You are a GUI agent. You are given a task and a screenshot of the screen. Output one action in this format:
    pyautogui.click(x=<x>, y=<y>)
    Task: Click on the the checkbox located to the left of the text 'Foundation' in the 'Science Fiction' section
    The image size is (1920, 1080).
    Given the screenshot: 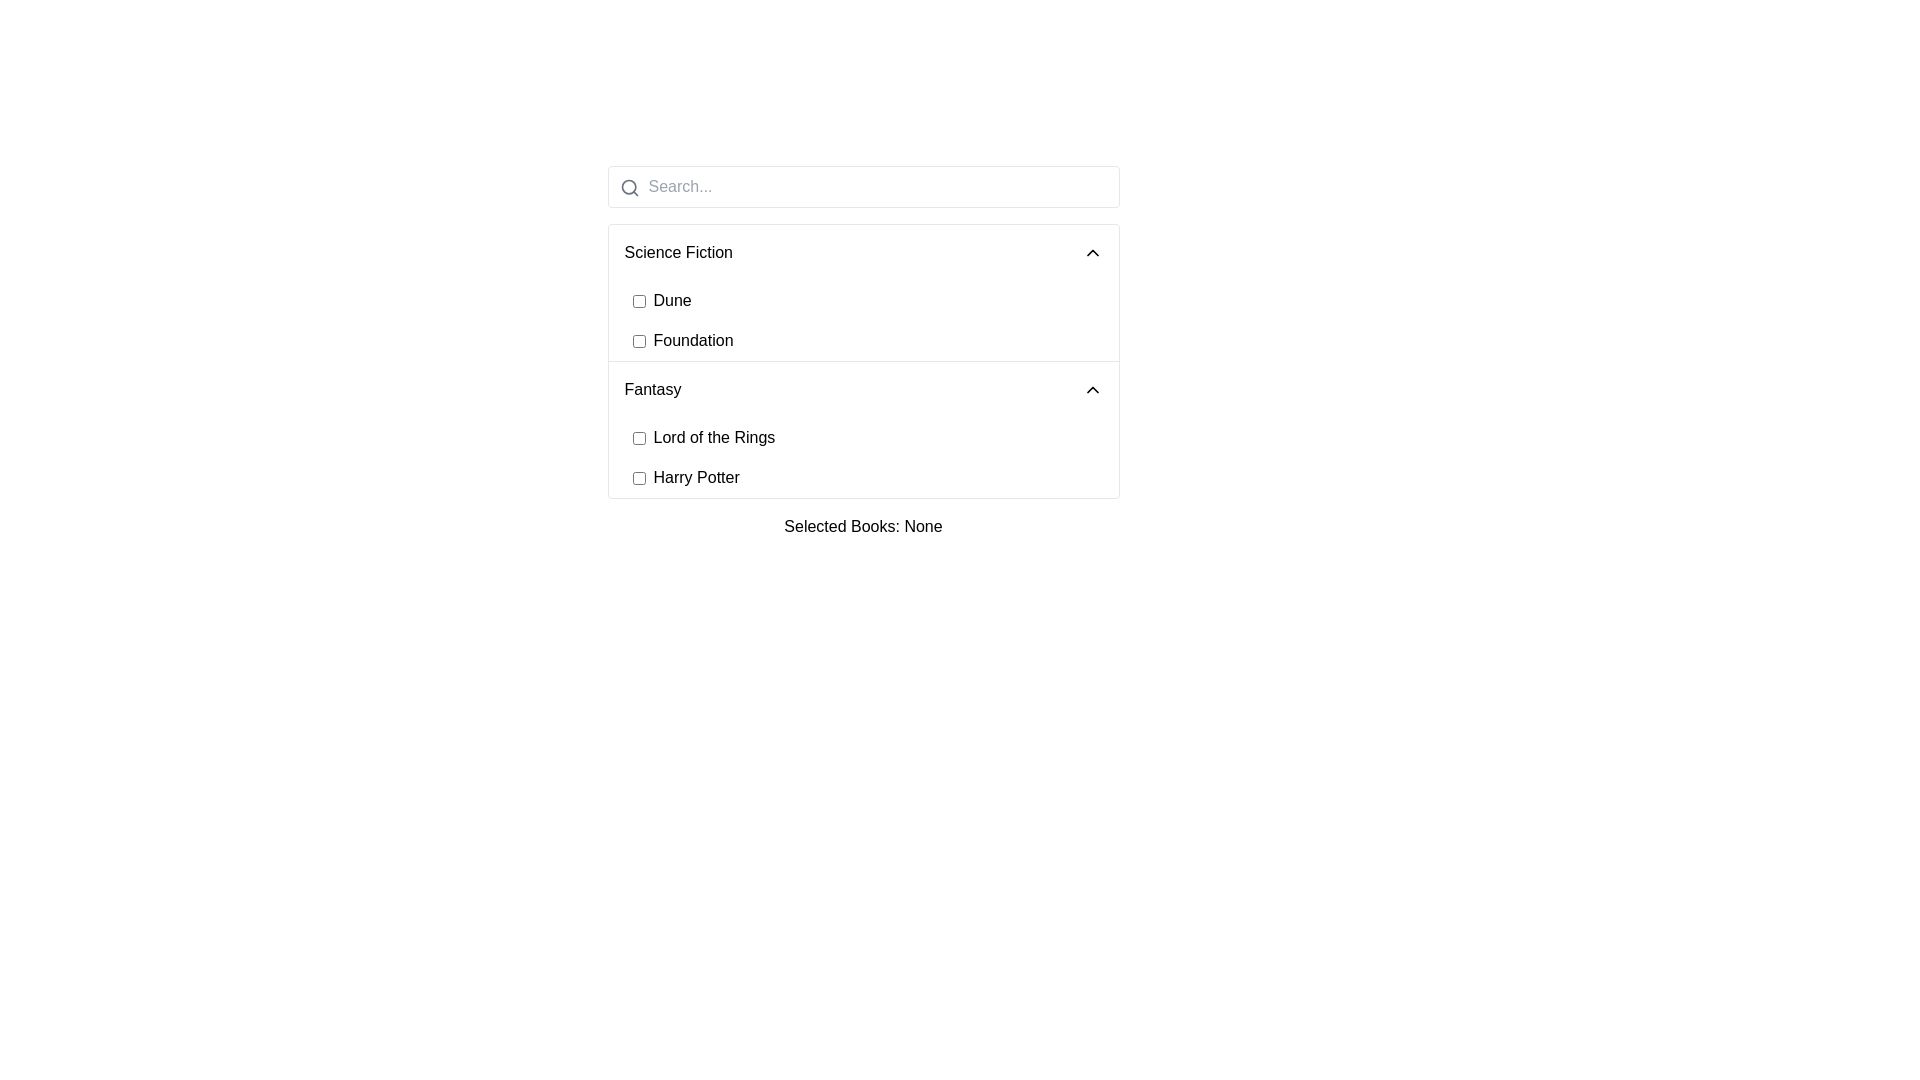 What is the action you would take?
    pyautogui.click(x=637, y=339)
    